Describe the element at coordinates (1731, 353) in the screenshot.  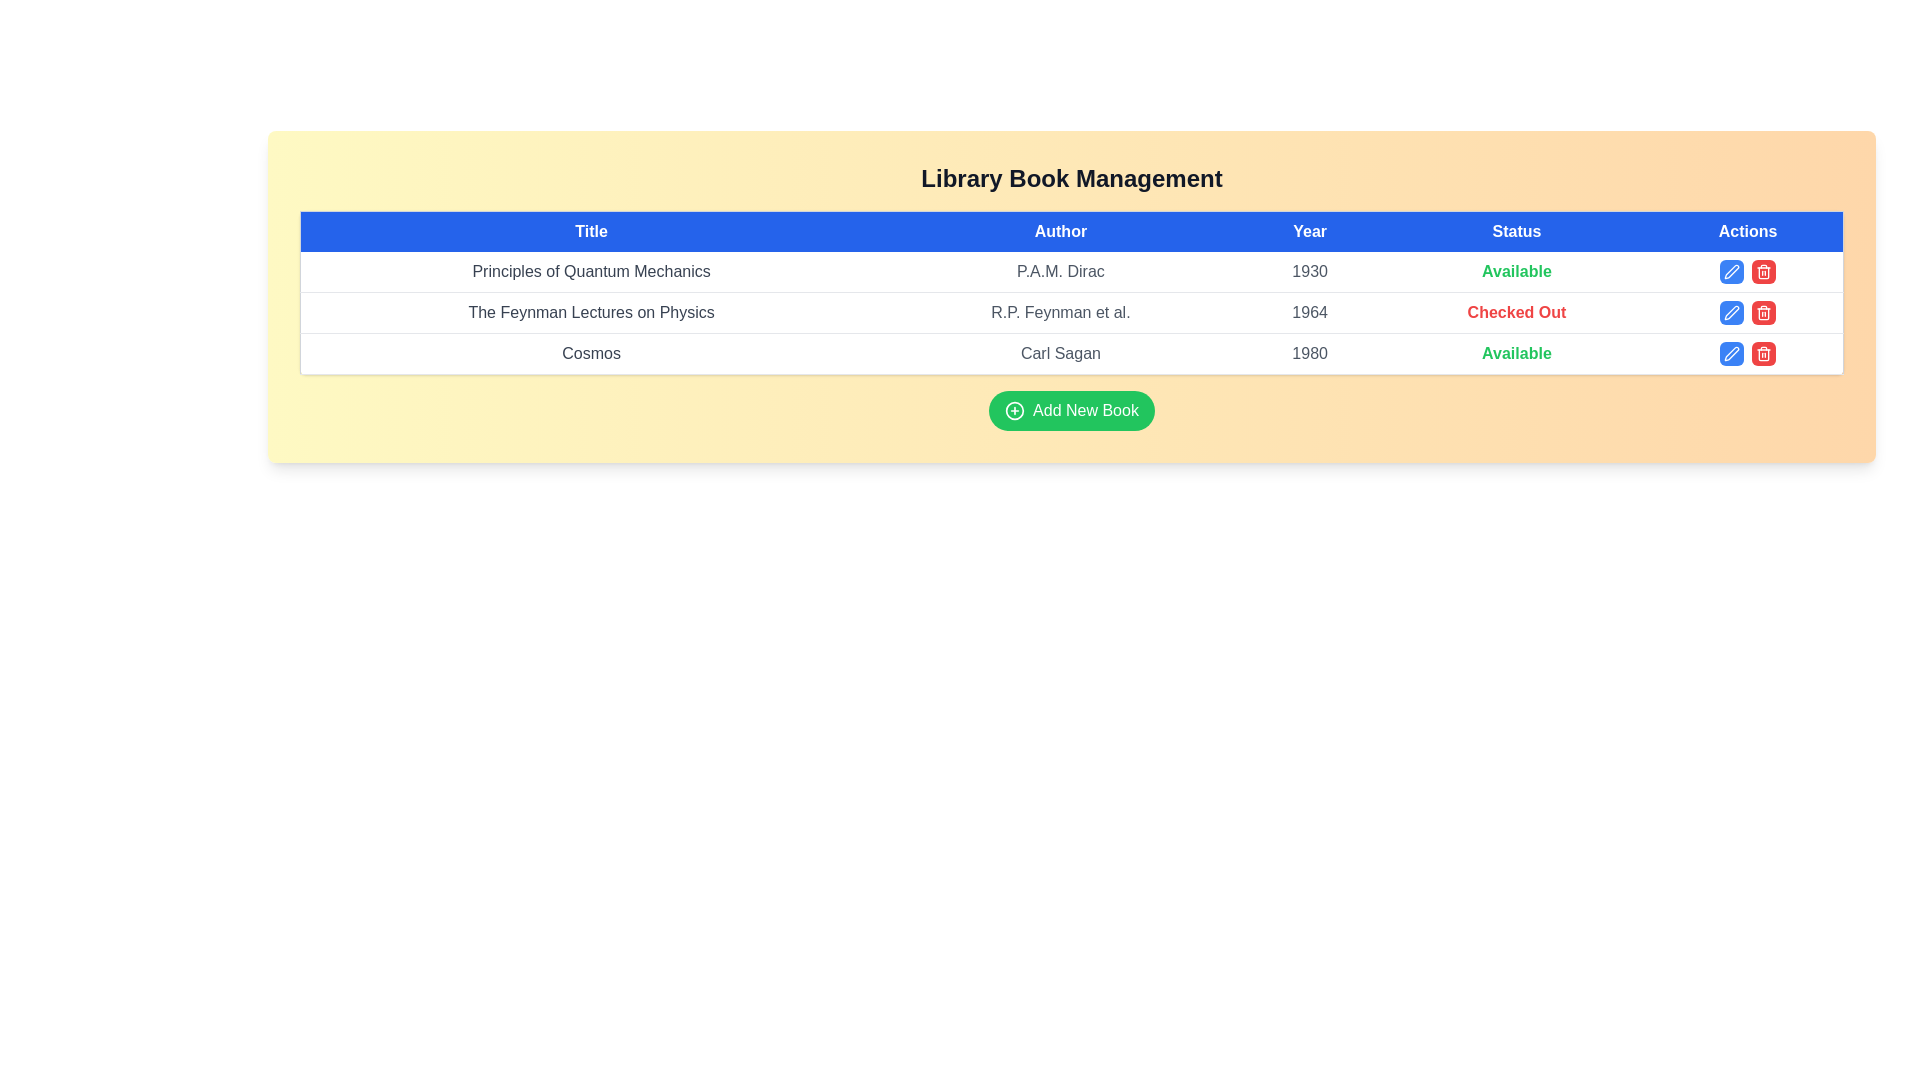
I see `edit button for the book titled 'Cosmos'` at that location.